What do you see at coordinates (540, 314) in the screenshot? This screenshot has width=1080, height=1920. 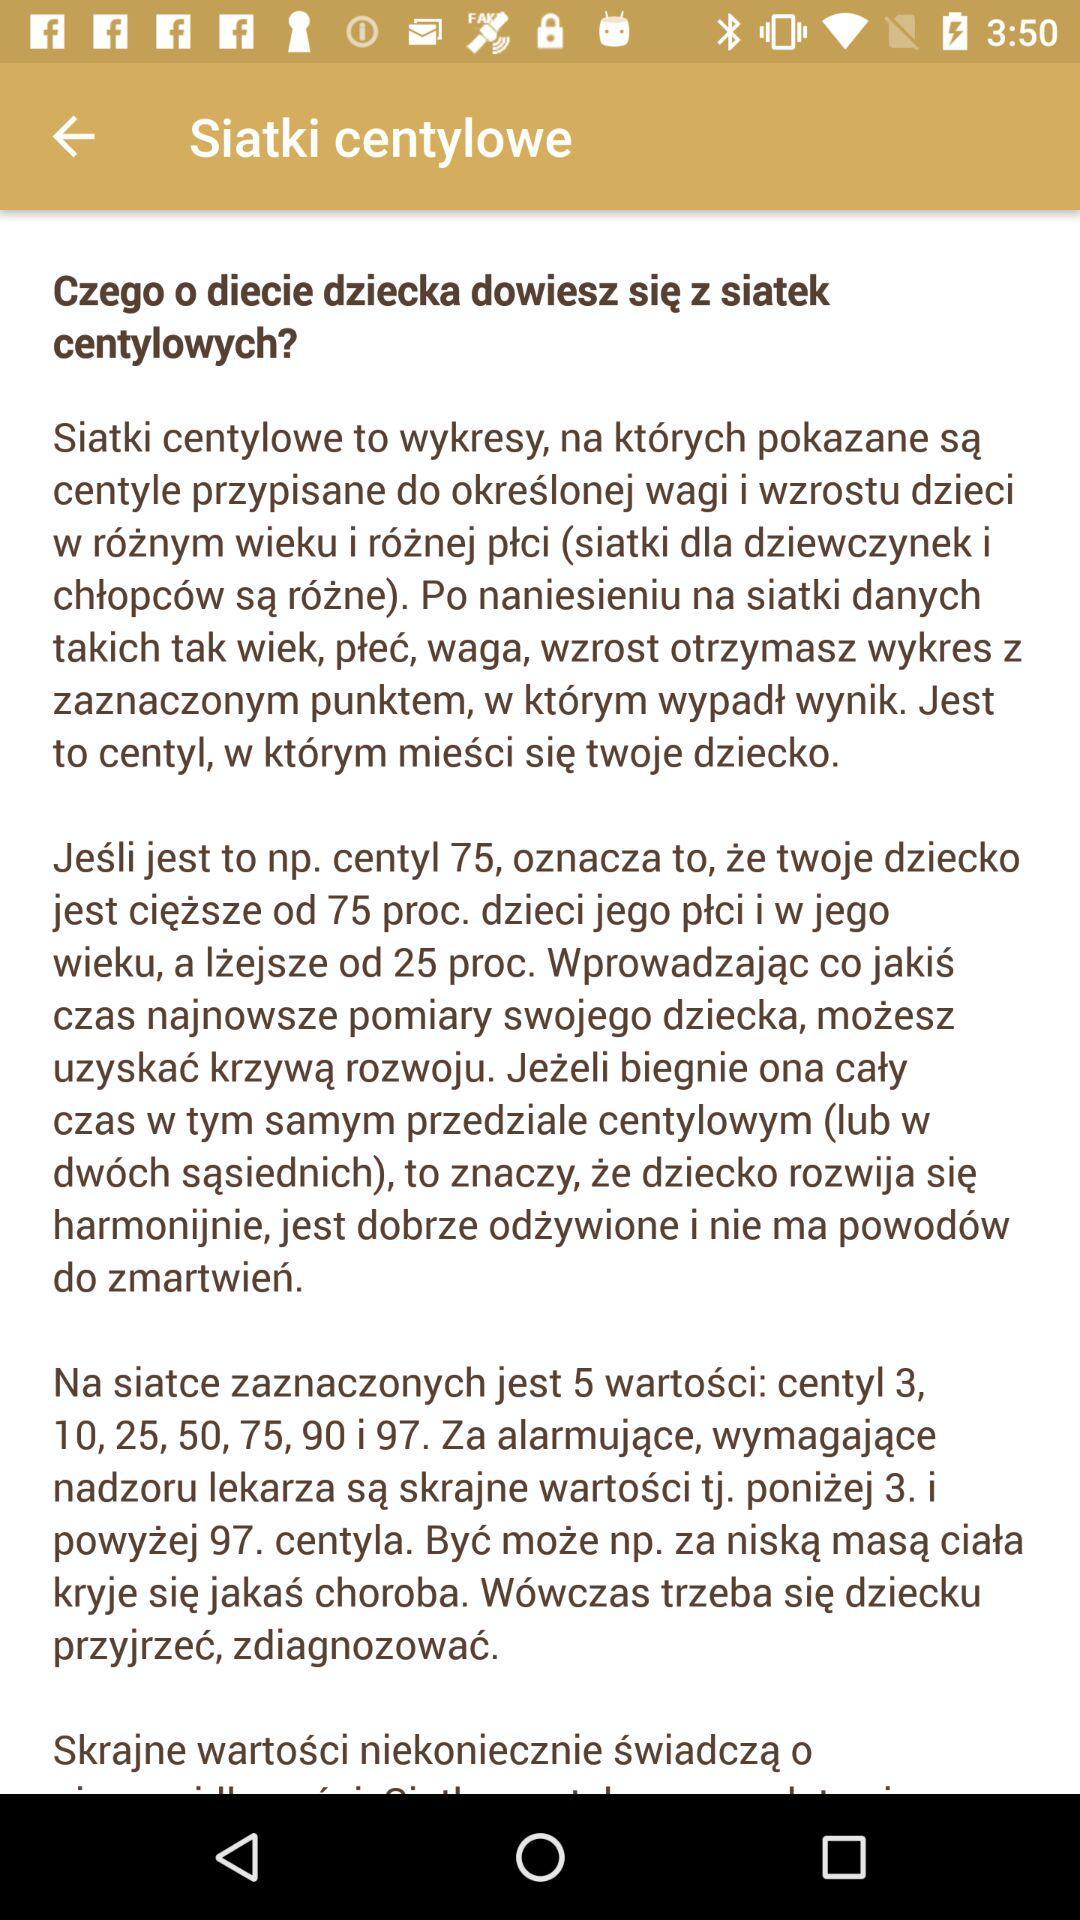 I see `the czego o diecie icon` at bounding box center [540, 314].